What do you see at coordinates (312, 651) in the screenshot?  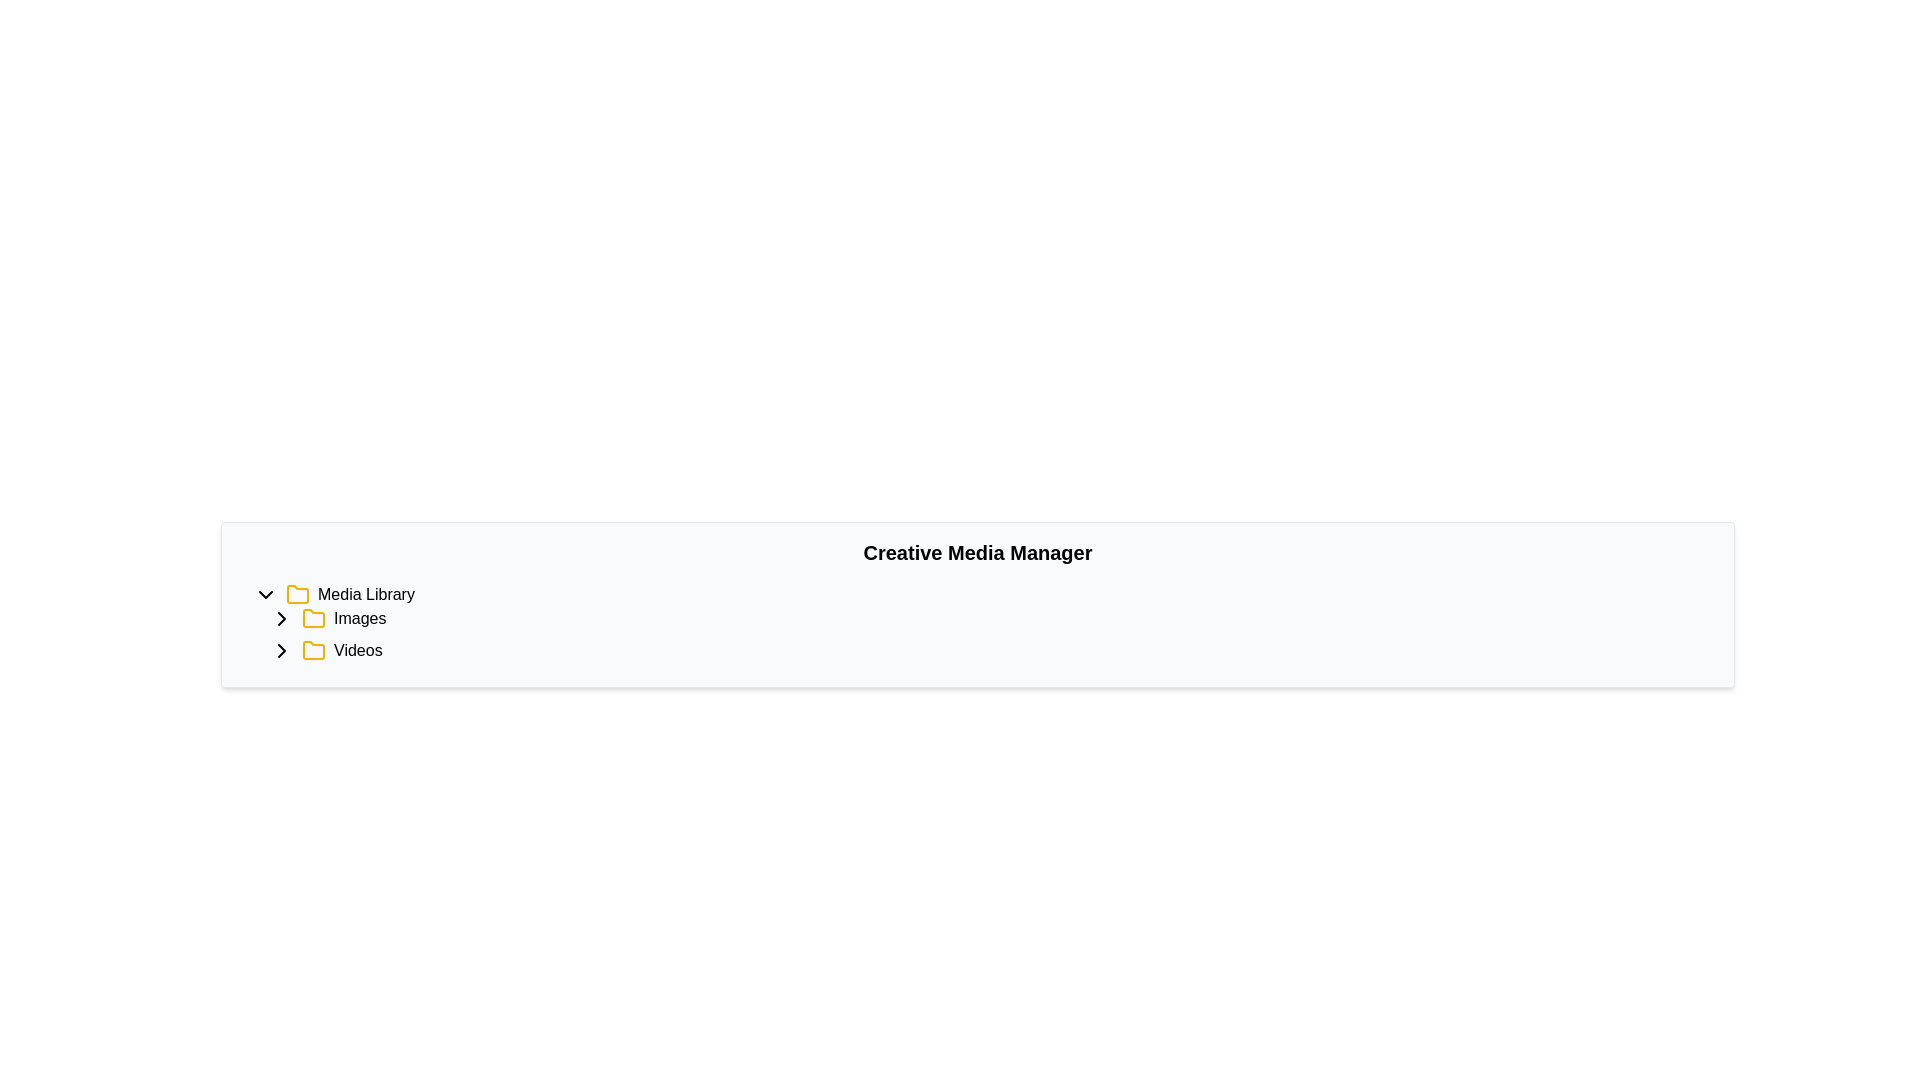 I see `the yellow folder icon that precedes the text labeled 'Videos', which is the third element in a list of folder icons` at bounding box center [312, 651].